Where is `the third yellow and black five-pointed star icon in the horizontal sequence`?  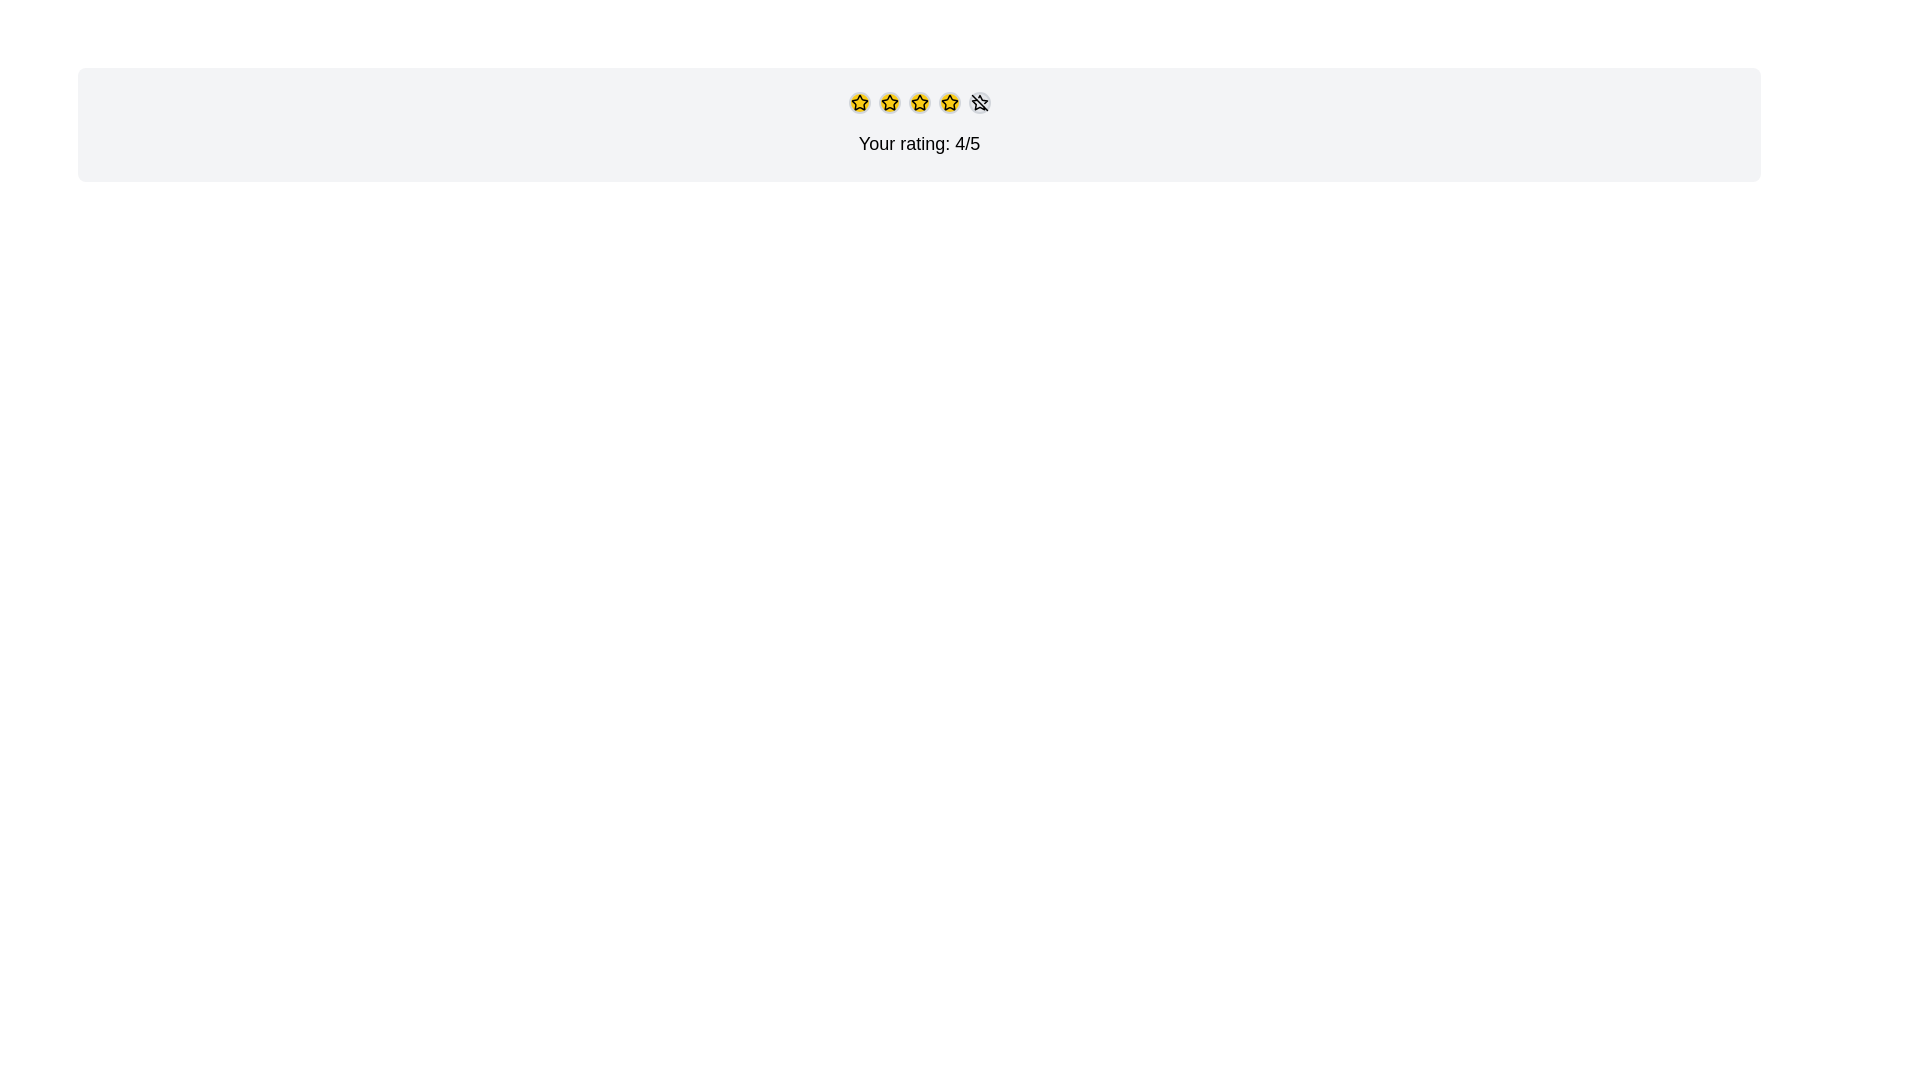
the third yellow and black five-pointed star icon in the horizontal sequence is located at coordinates (948, 102).